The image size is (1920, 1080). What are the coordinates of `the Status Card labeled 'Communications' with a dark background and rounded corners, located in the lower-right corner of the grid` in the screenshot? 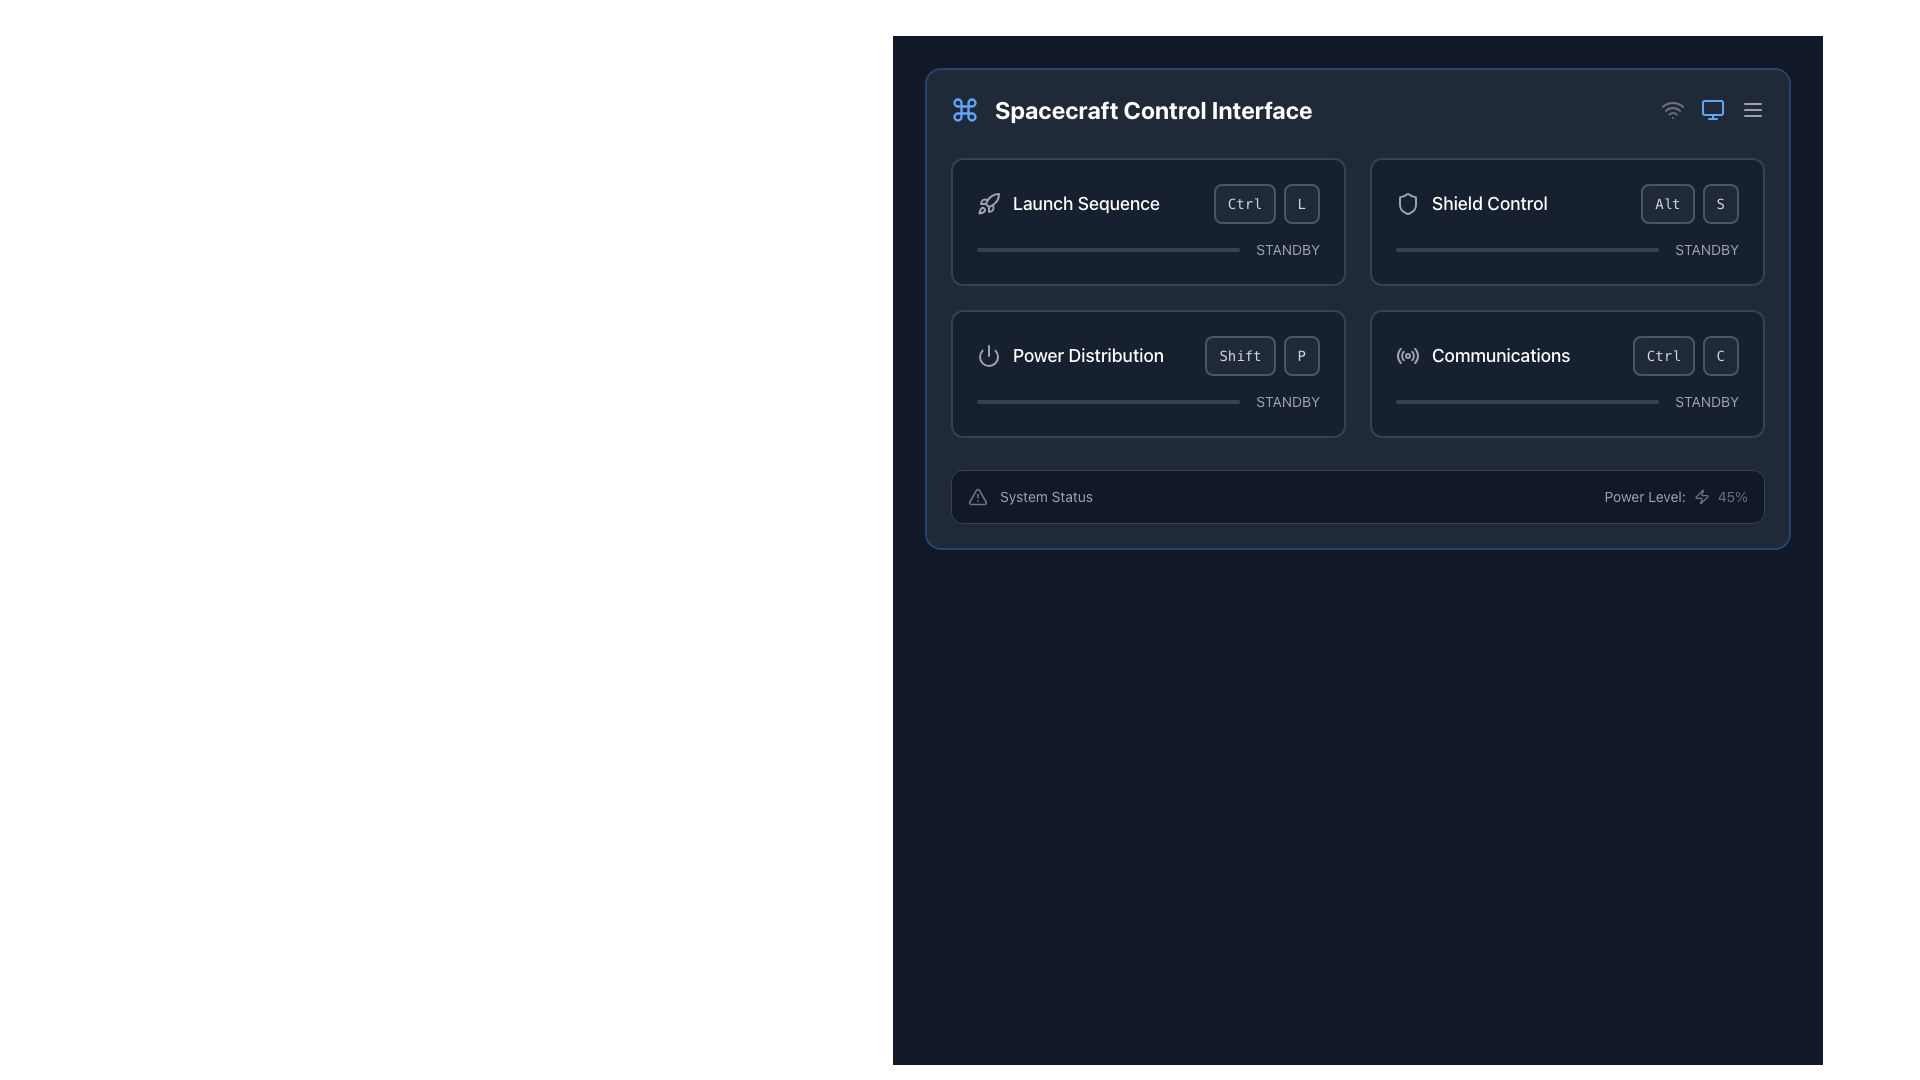 It's located at (1566, 374).